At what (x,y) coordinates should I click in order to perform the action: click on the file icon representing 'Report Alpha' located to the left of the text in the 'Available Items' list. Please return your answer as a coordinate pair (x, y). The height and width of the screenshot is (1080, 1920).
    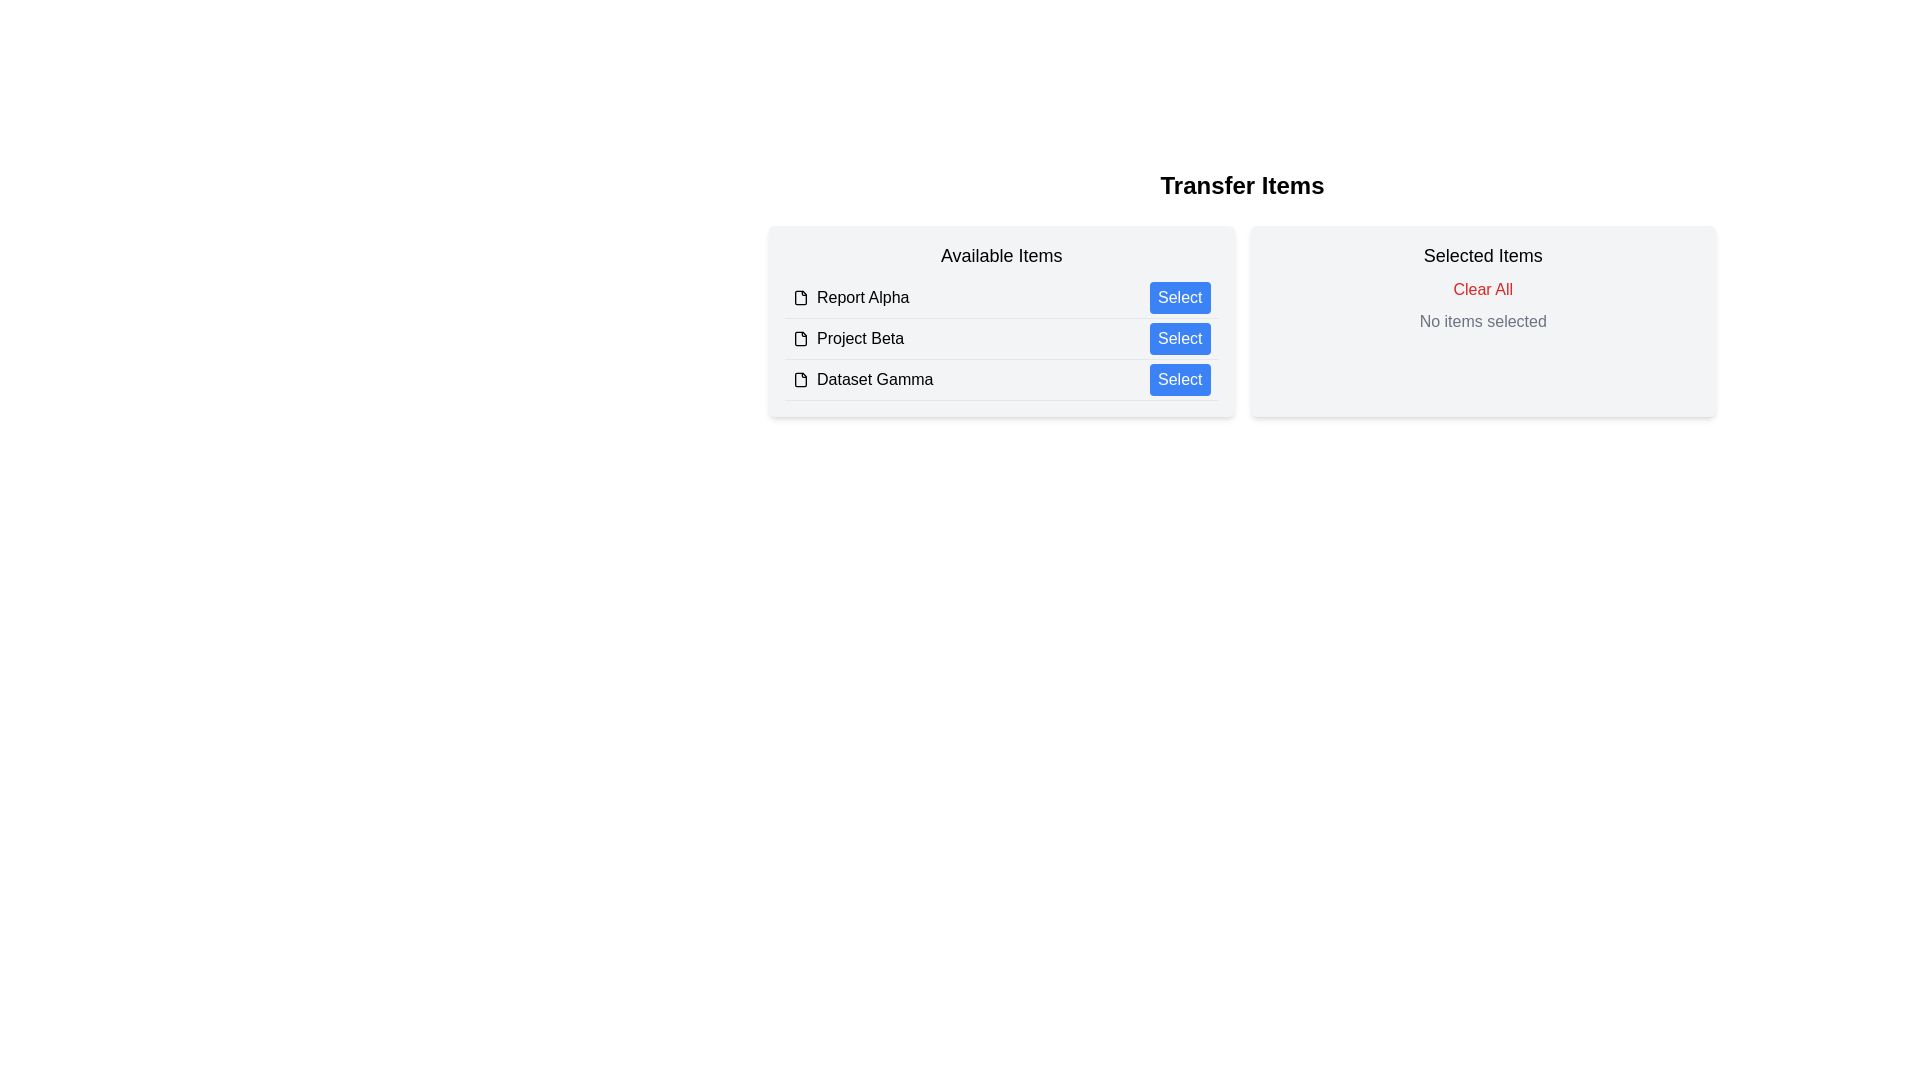
    Looking at the image, I should click on (801, 297).